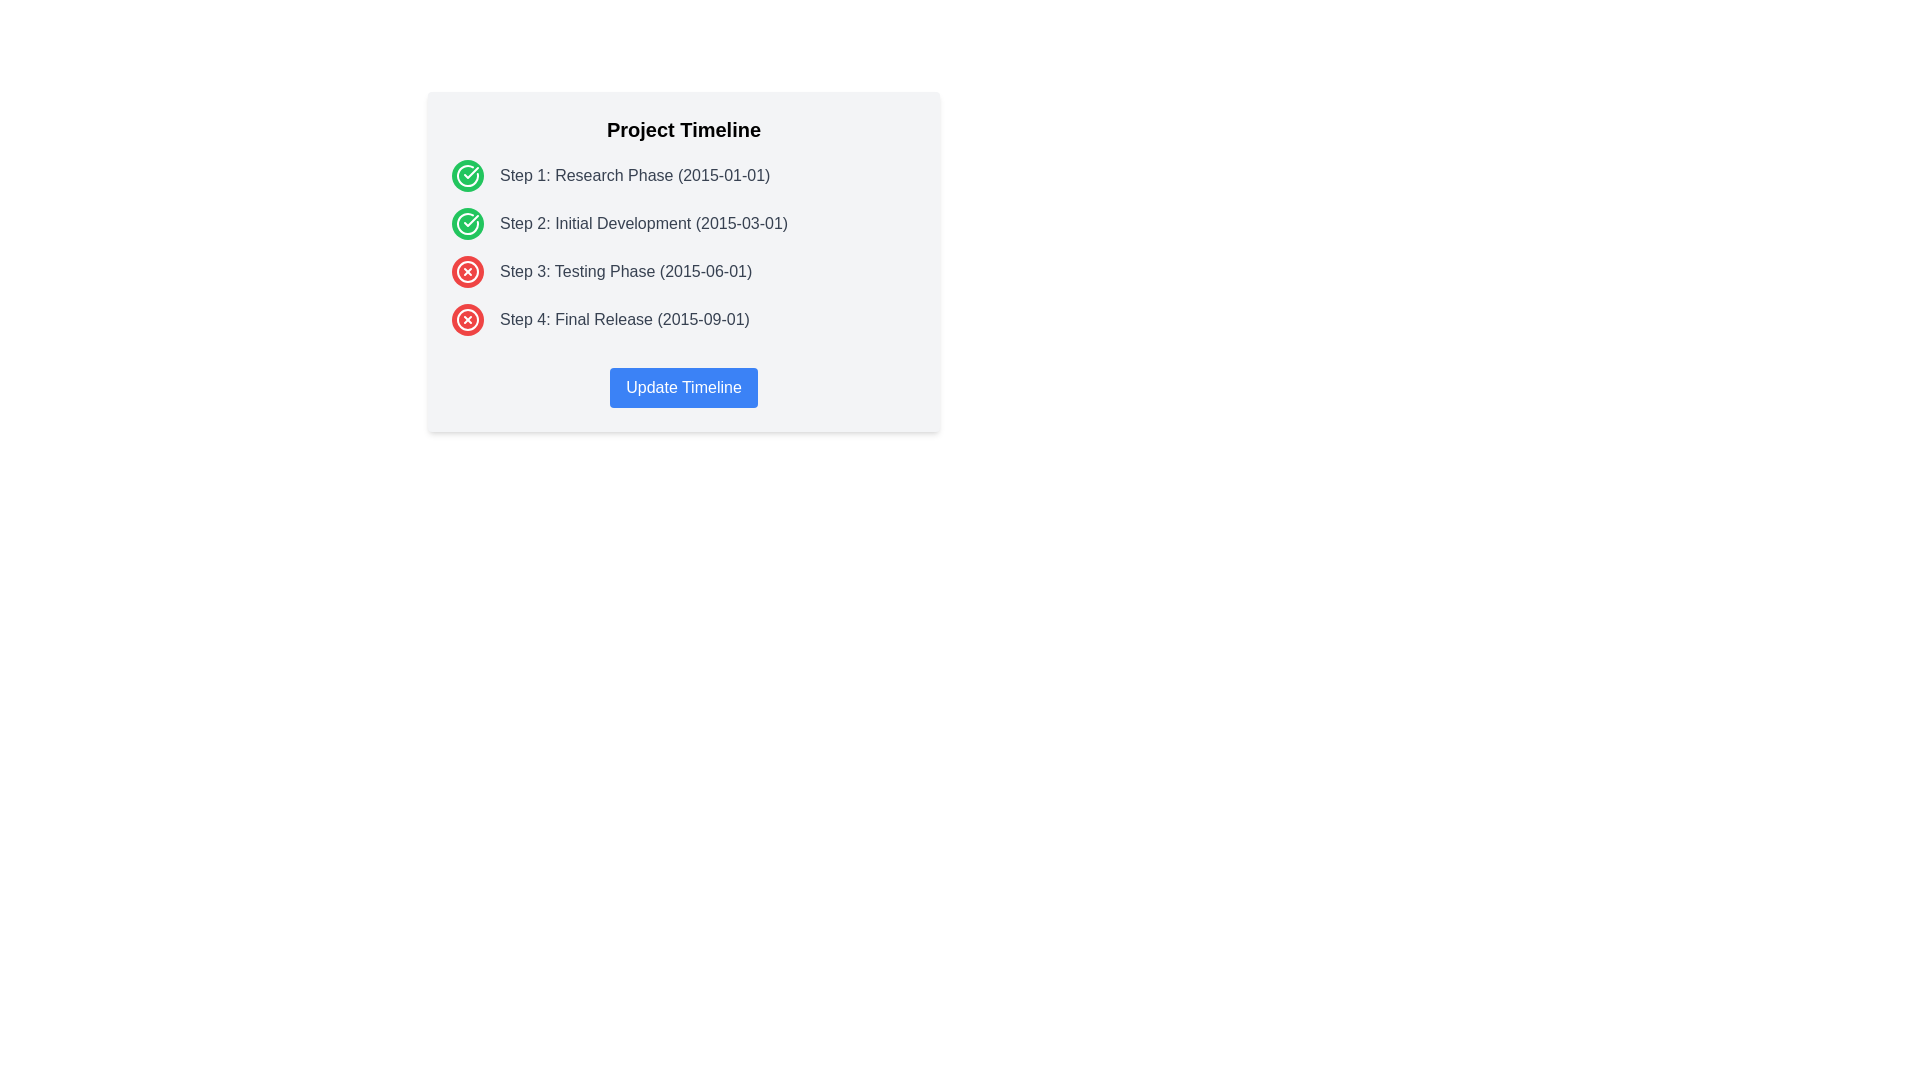 This screenshot has width=1920, height=1080. Describe the element at coordinates (623, 319) in the screenshot. I see `the text label displaying 'Step 4: Final Release (2015-09-01)', which is styled with a gray font color and positioned under the 'Project Timeline' header as the fourth item in the list` at that location.